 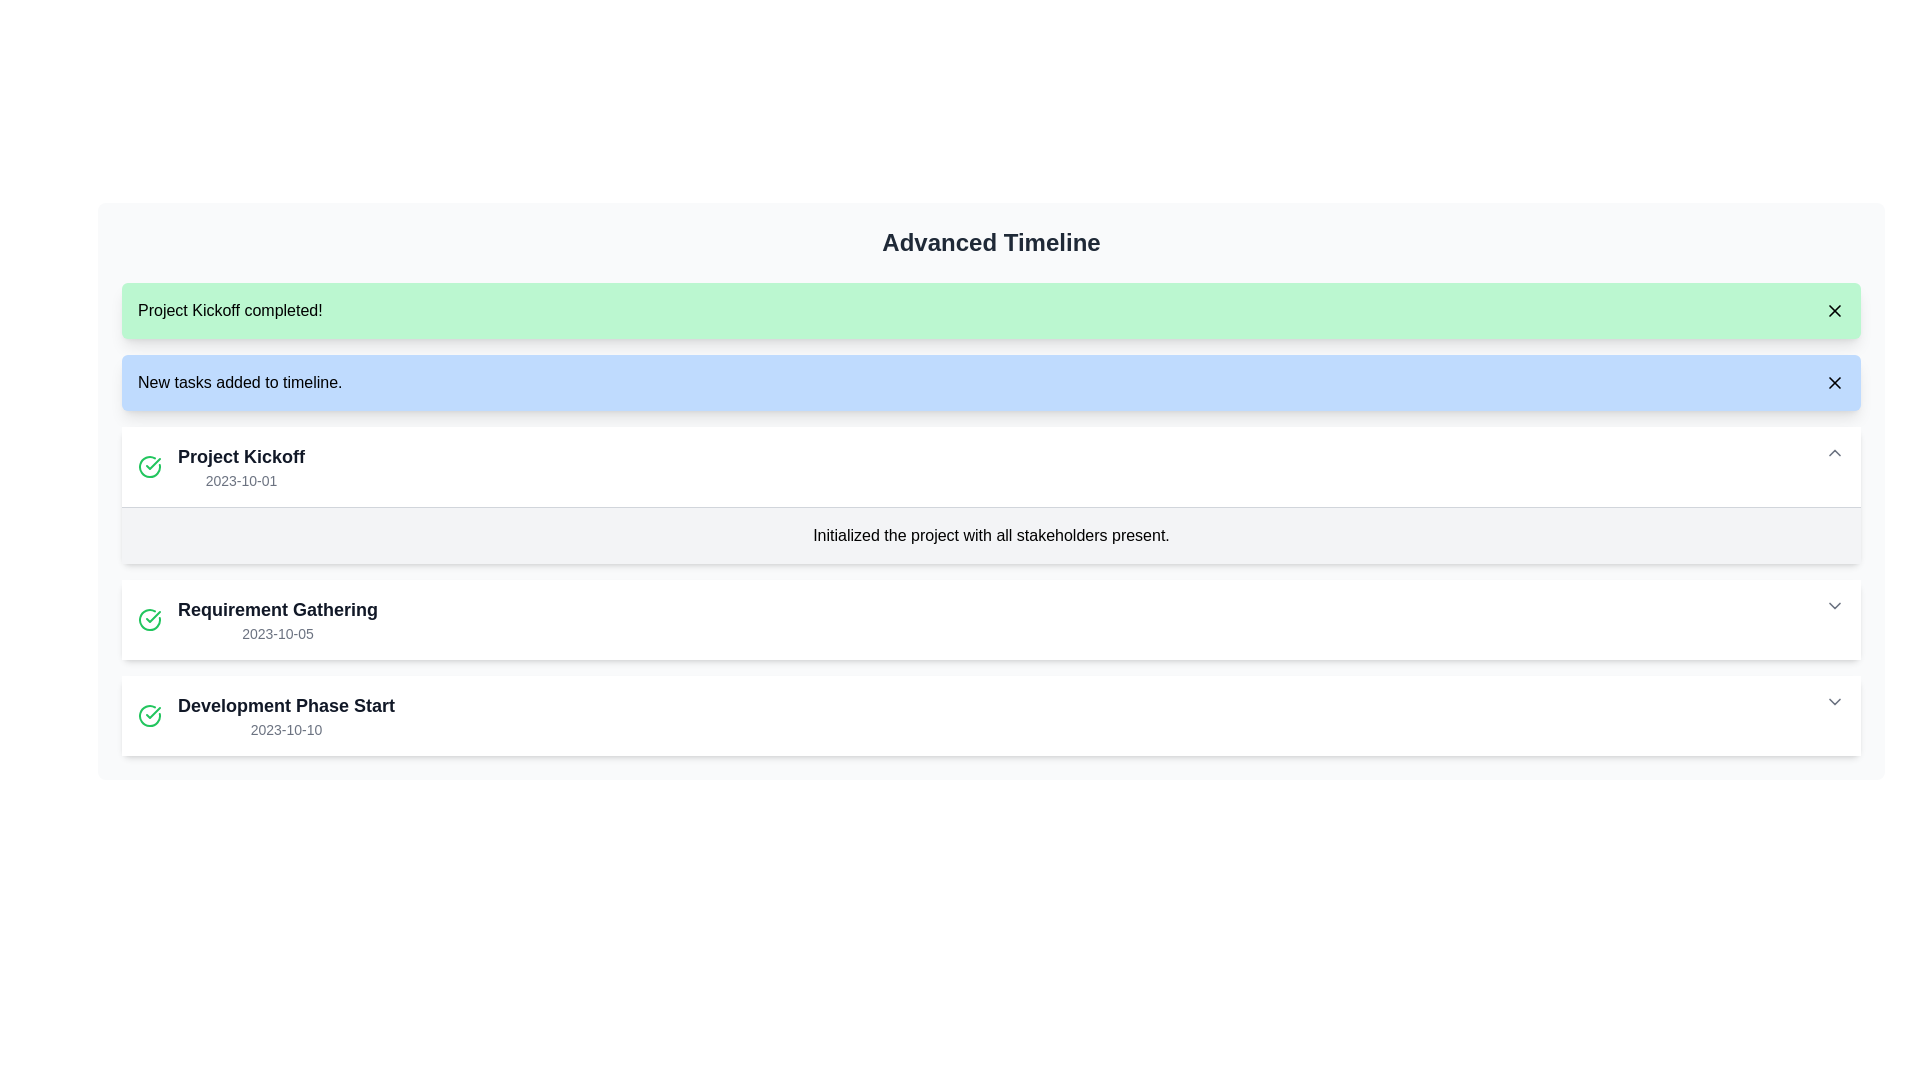 I want to click on the dismiss 'X' icon located at the far right side of the green notification banner that indicates 'Project Kickoff completed!', so click(x=1834, y=311).